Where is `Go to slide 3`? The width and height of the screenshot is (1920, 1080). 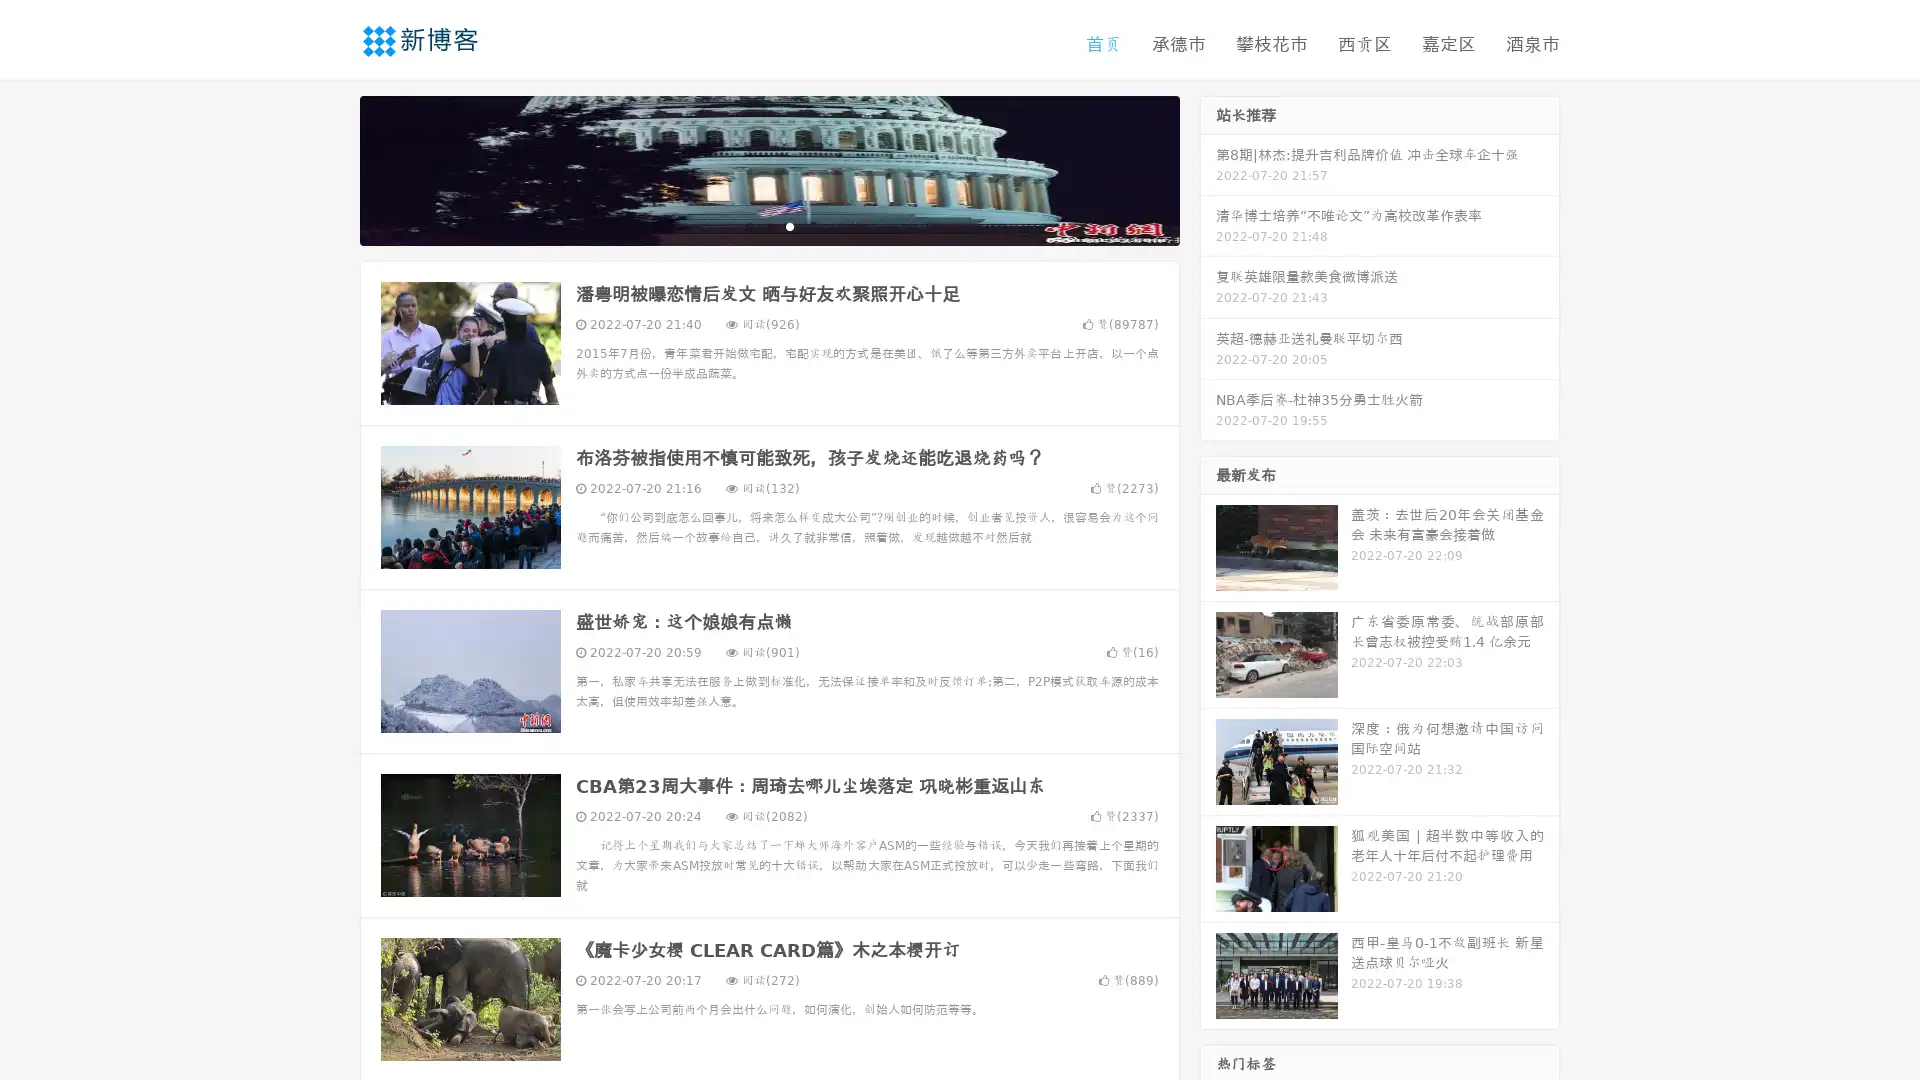
Go to slide 3 is located at coordinates (789, 225).